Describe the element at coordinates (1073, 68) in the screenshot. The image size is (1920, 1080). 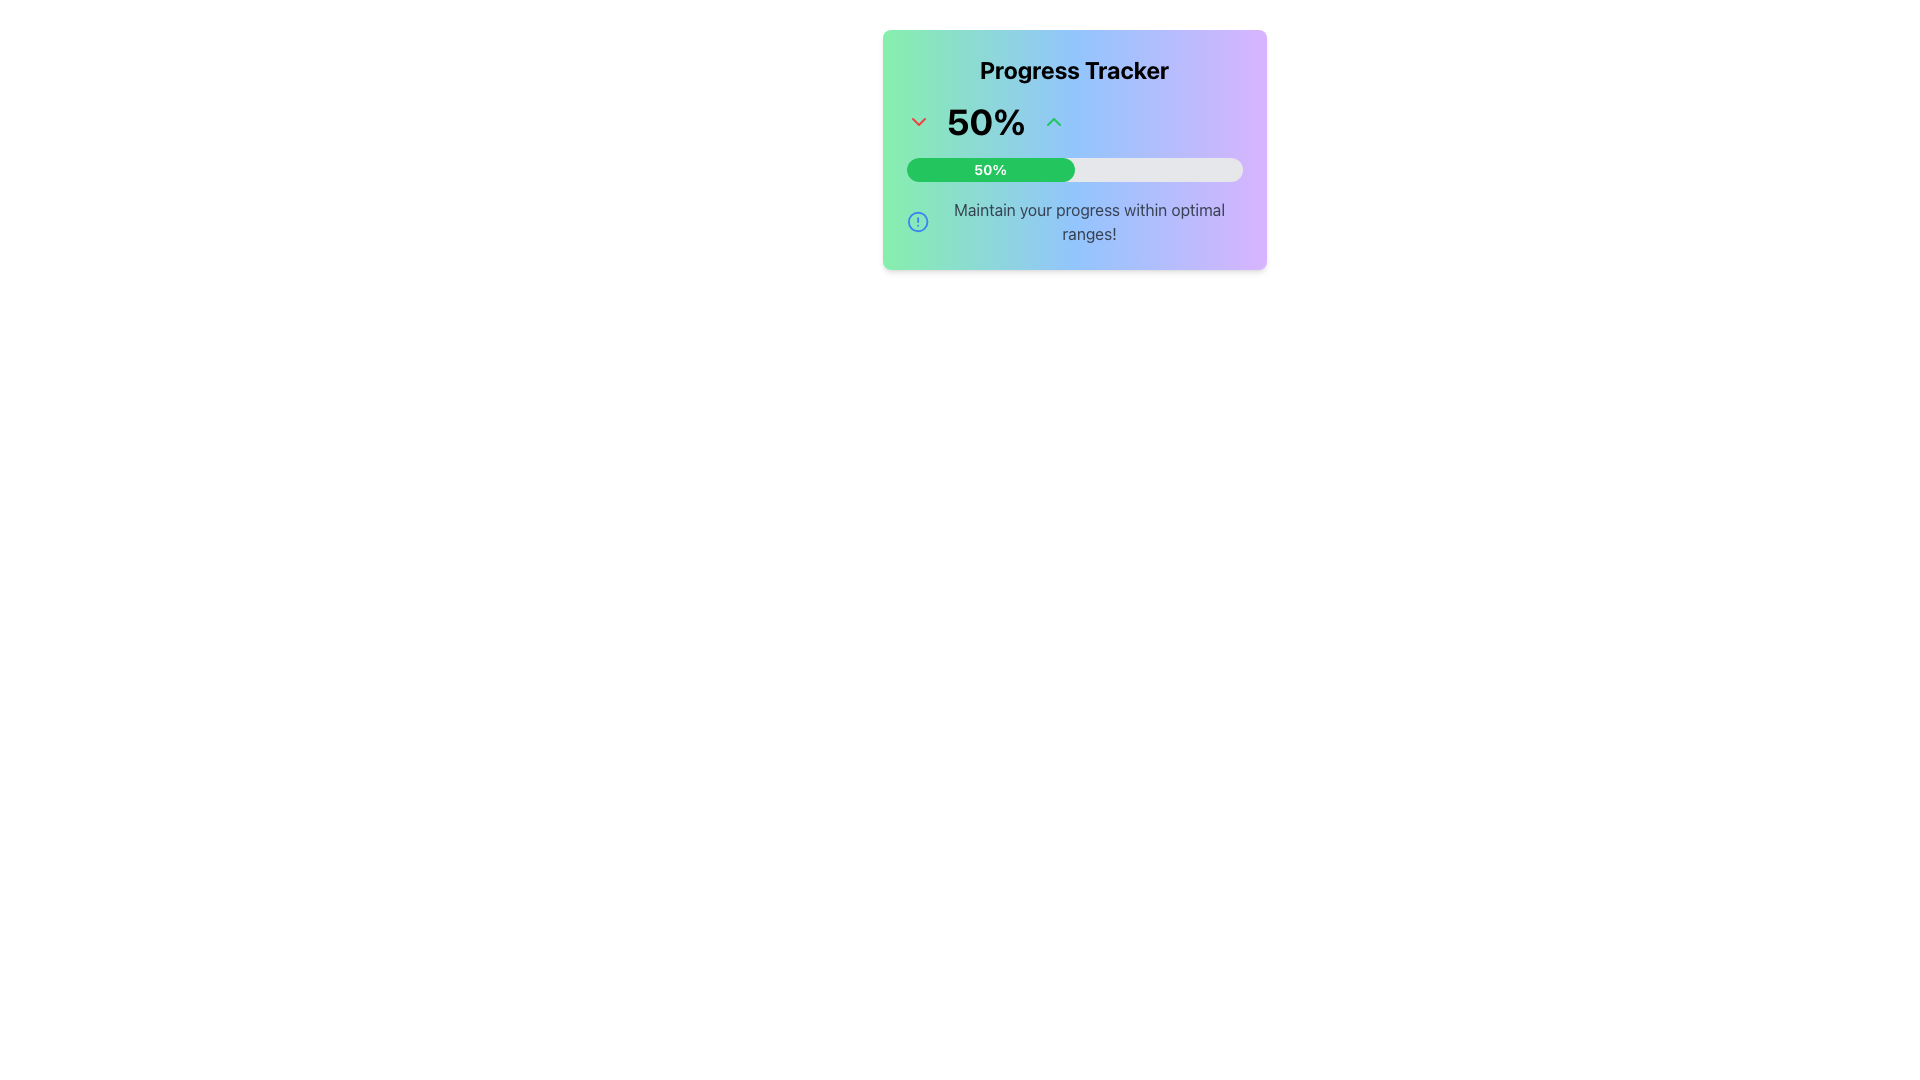
I see `the Text Label that identifies the purpose or theme of the card tracking progress, located centrally at the top of the card-like structure` at that location.